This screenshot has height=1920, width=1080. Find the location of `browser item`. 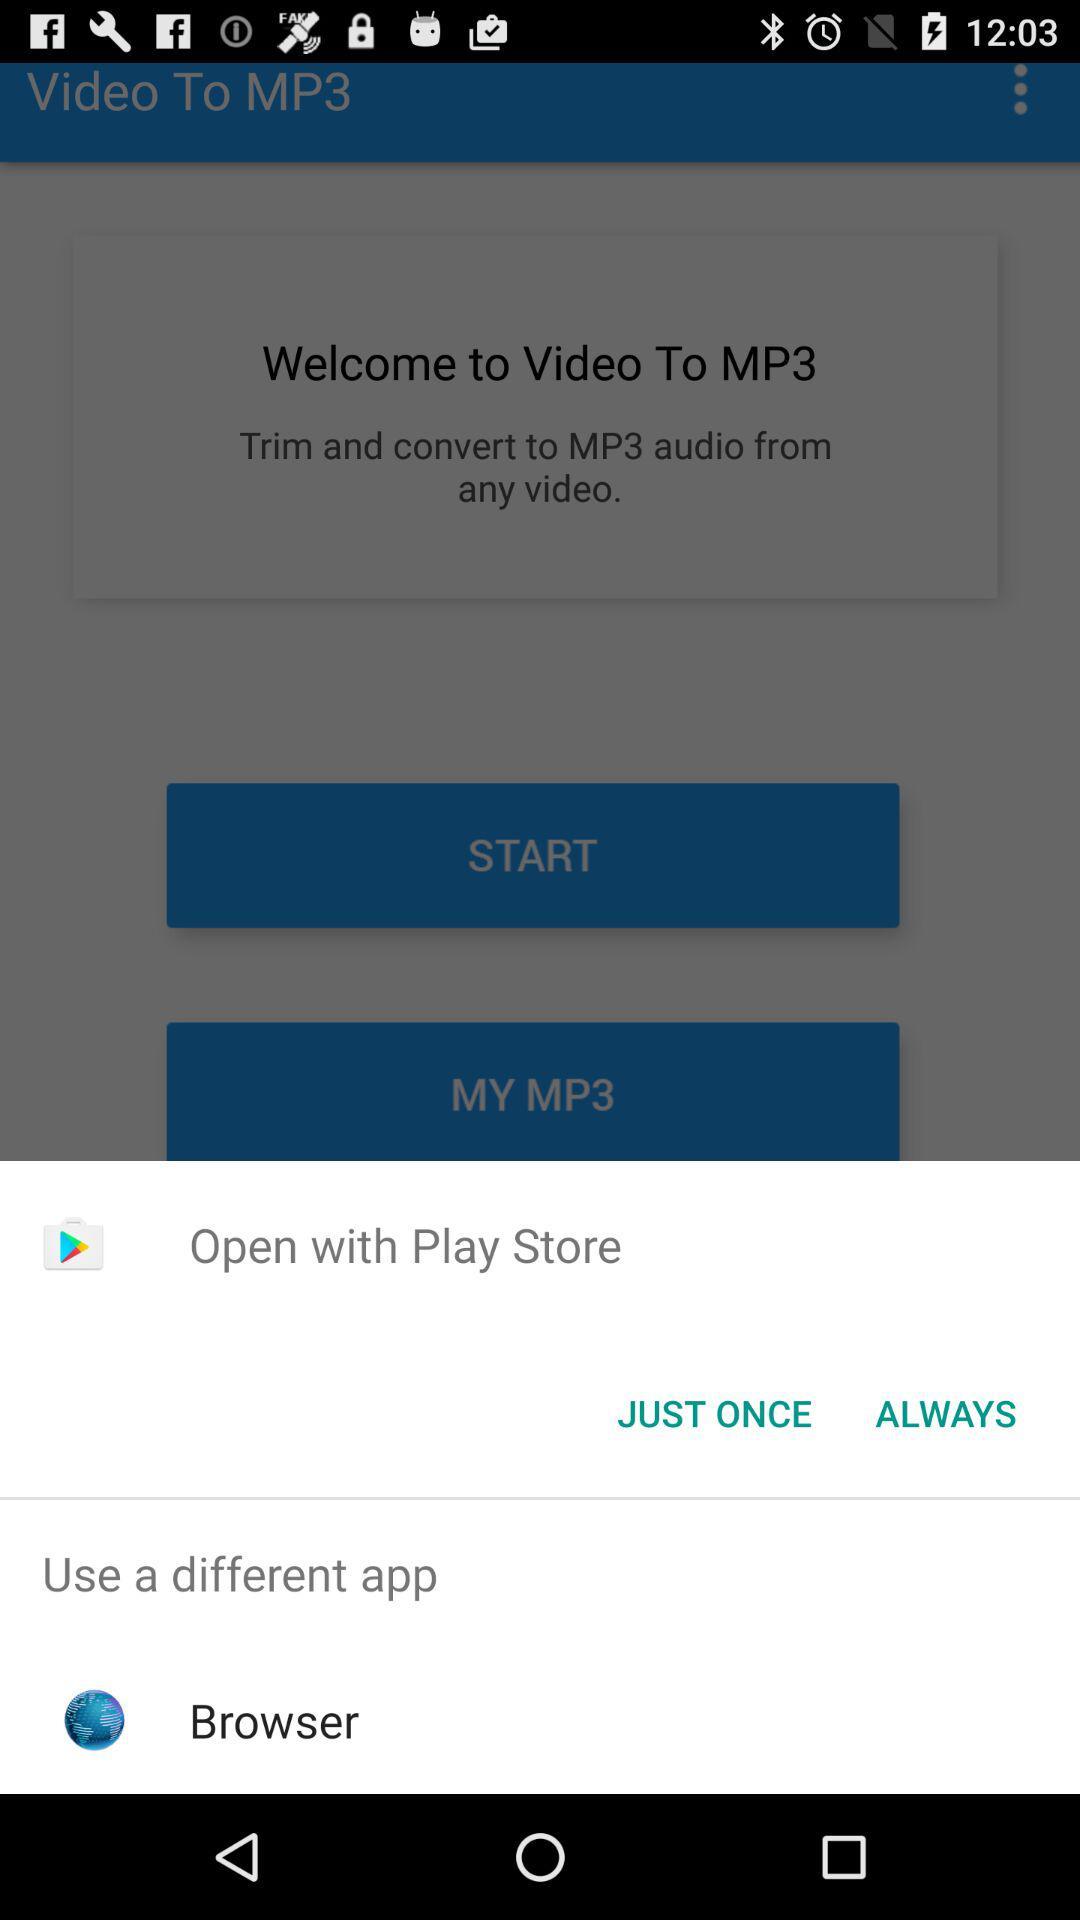

browser item is located at coordinates (274, 1719).